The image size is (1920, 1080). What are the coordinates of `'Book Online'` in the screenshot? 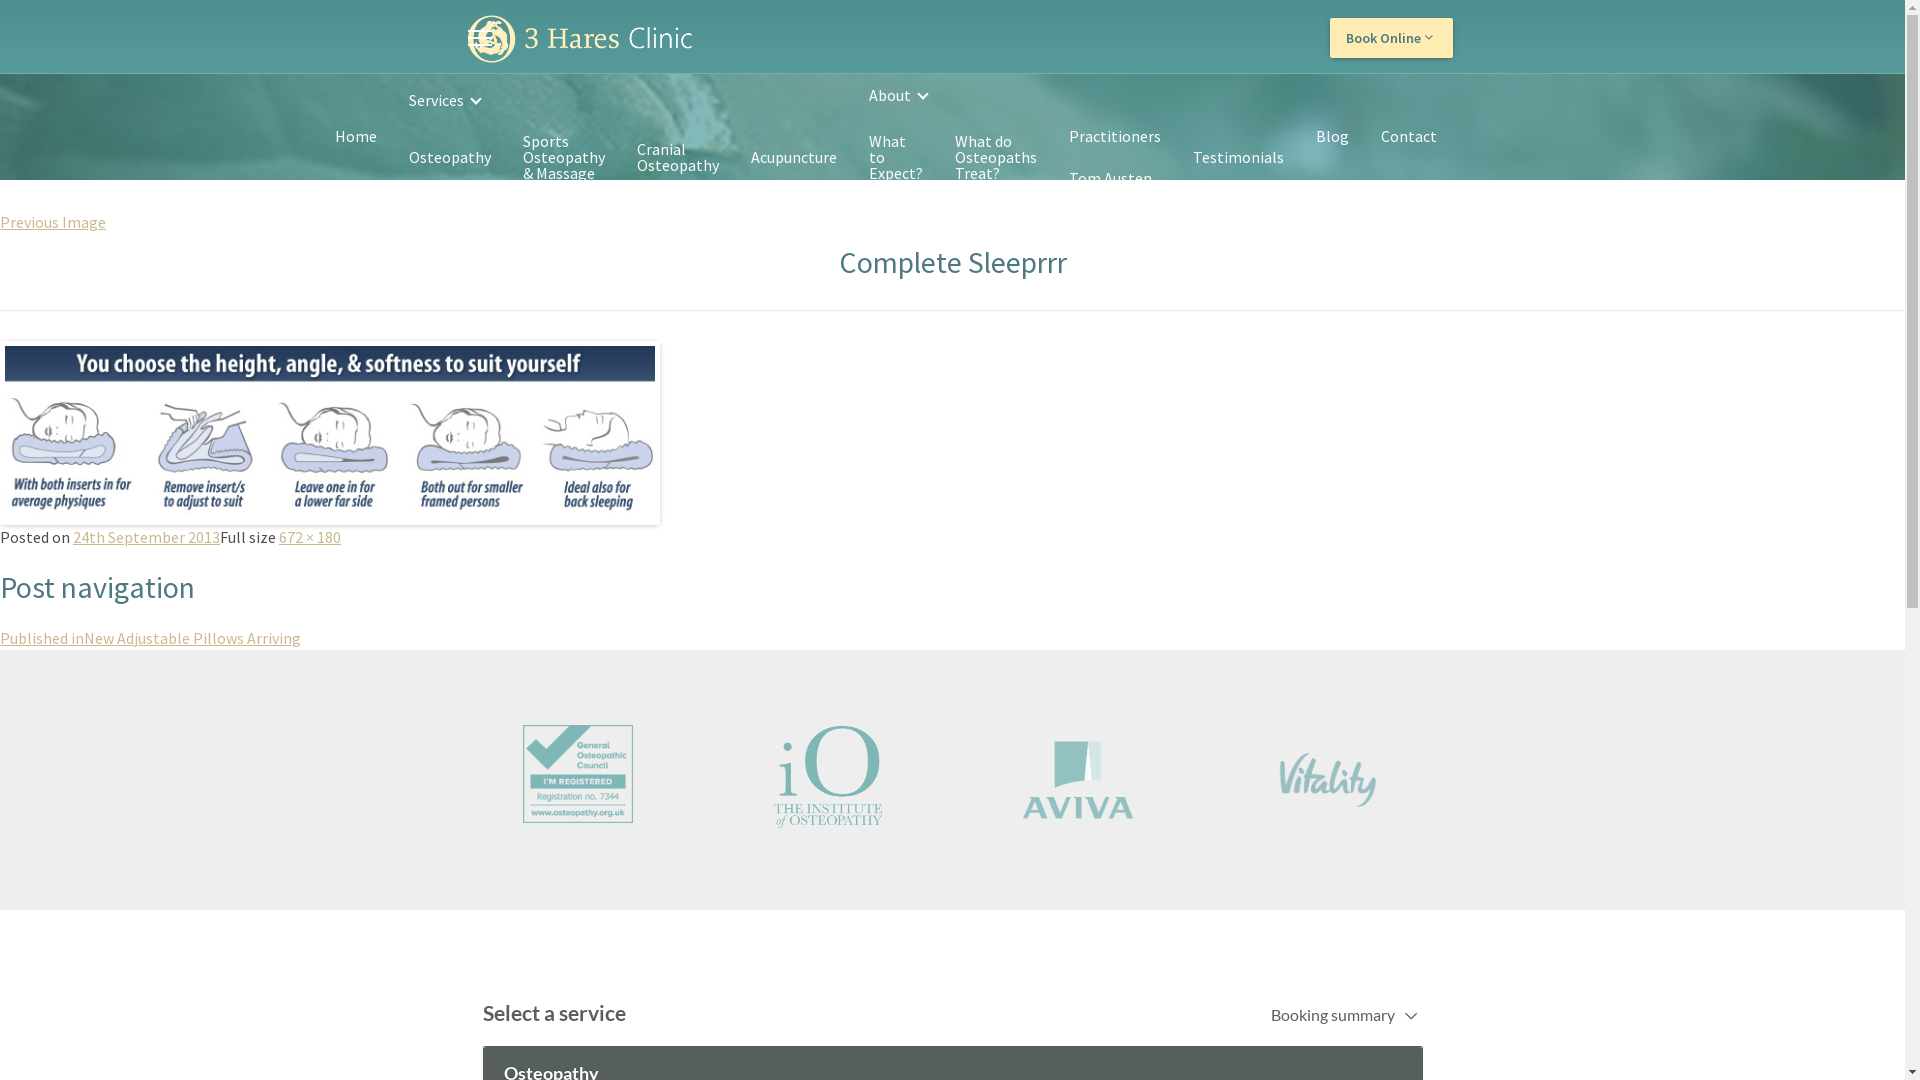 It's located at (1390, 38).